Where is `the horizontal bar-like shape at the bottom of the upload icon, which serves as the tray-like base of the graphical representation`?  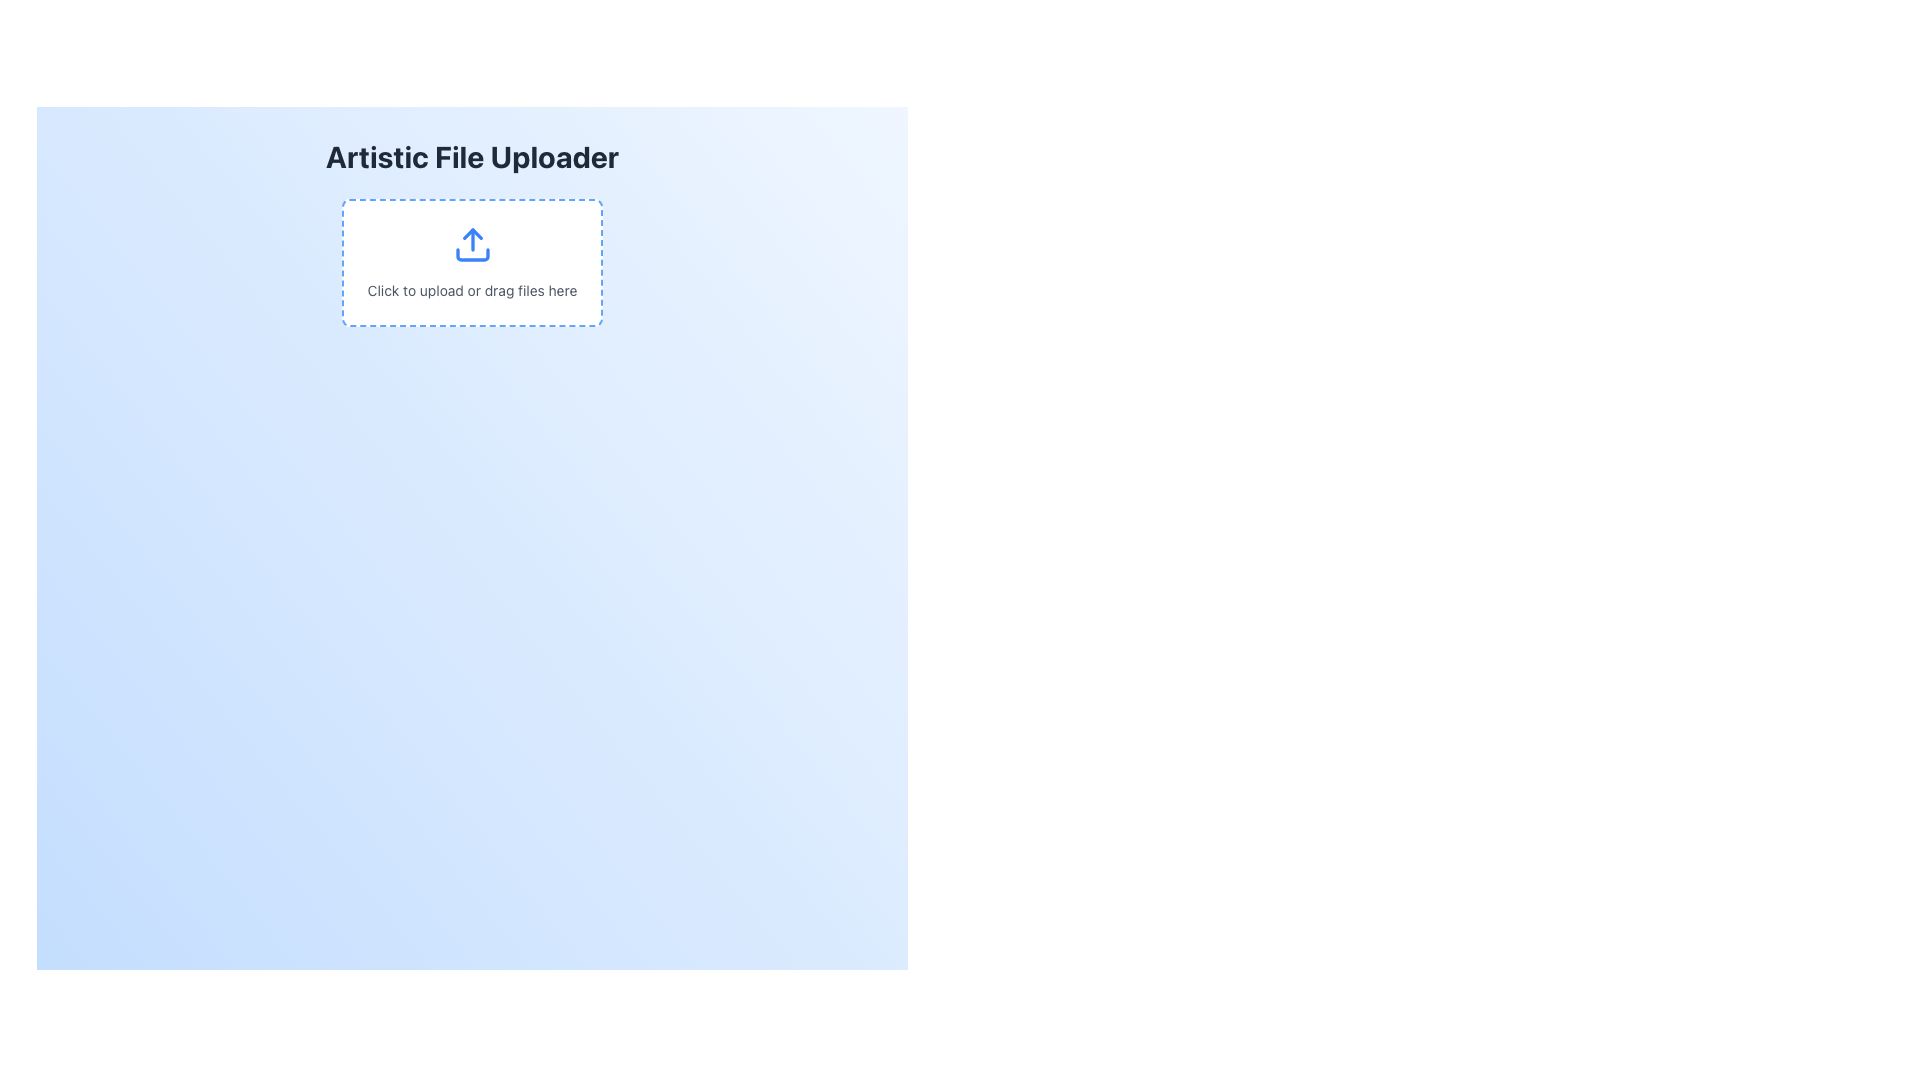
the horizontal bar-like shape at the bottom of the upload icon, which serves as the tray-like base of the graphical representation is located at coordinates (471, 253).